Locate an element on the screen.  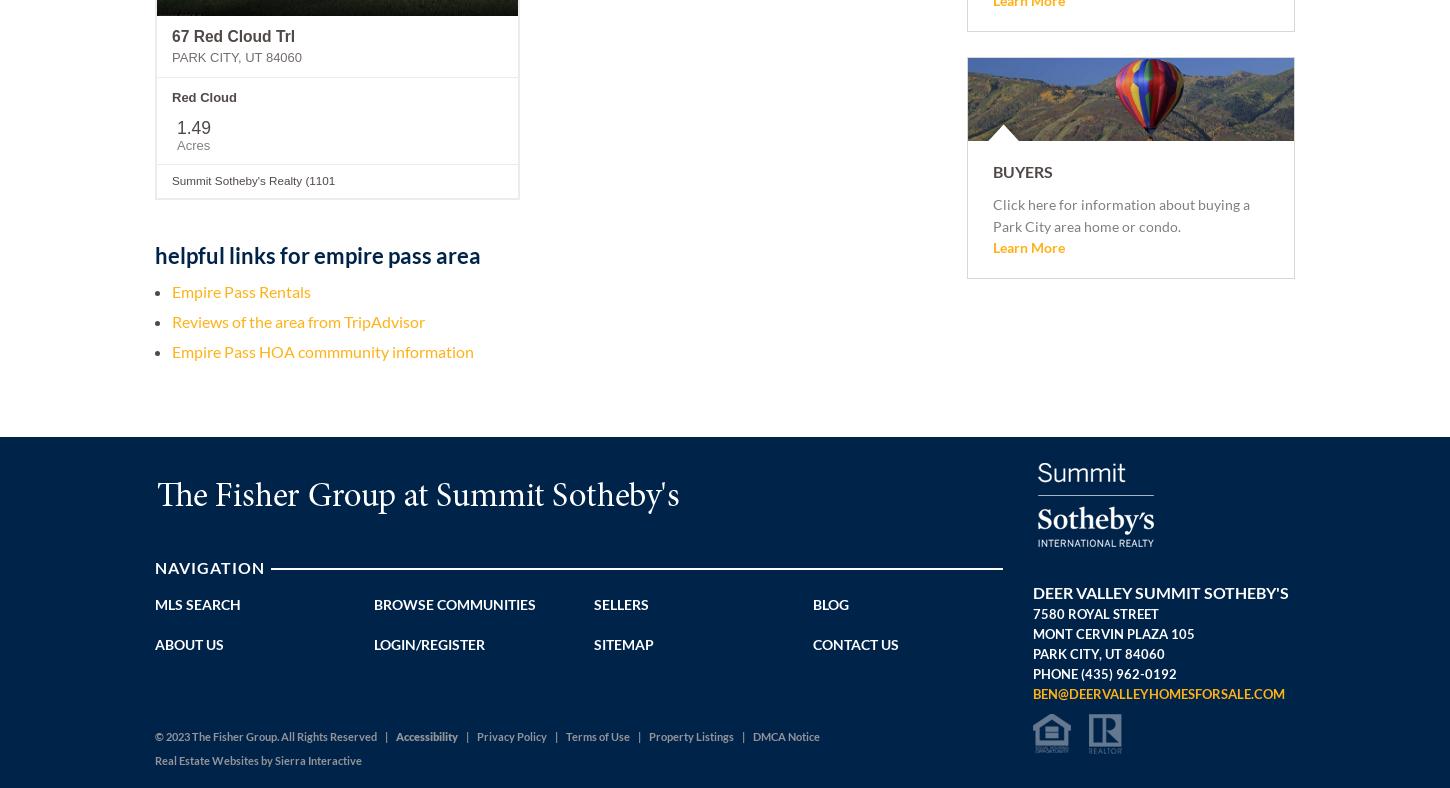
'helpful links for empire pass area' is located at coordinates (154, 253).